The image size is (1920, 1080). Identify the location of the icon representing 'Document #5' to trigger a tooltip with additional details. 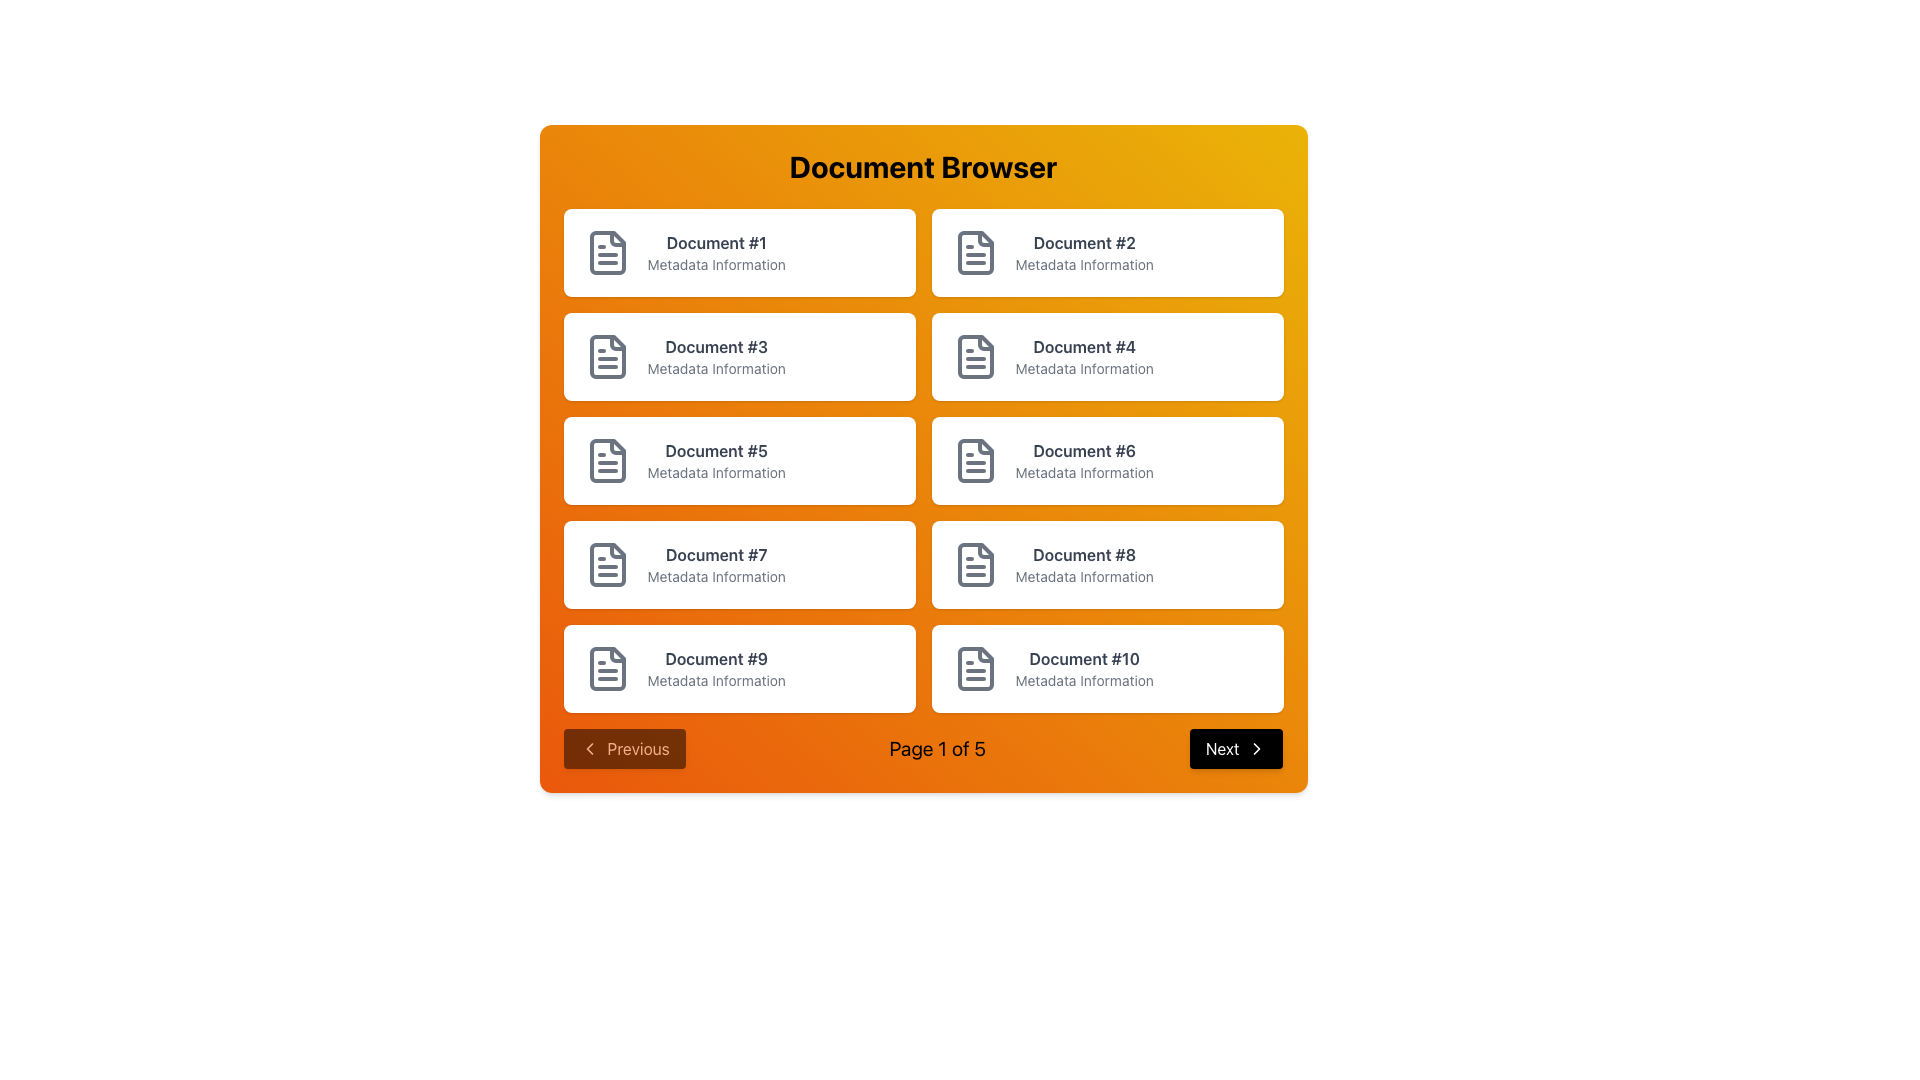
(606, 461).